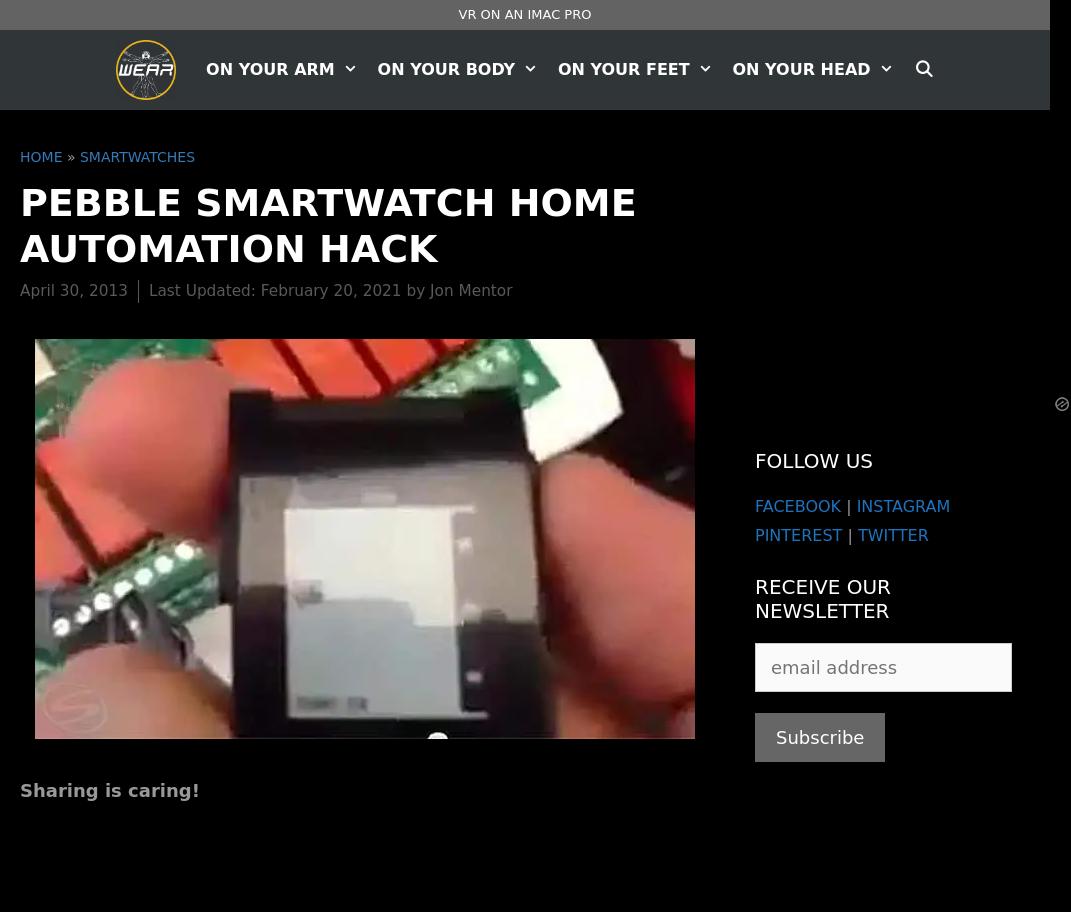  What do you see at coordinates (800, 68) in the screenshot?
I see `'On Your Head'` at bounding box center [800, 68].